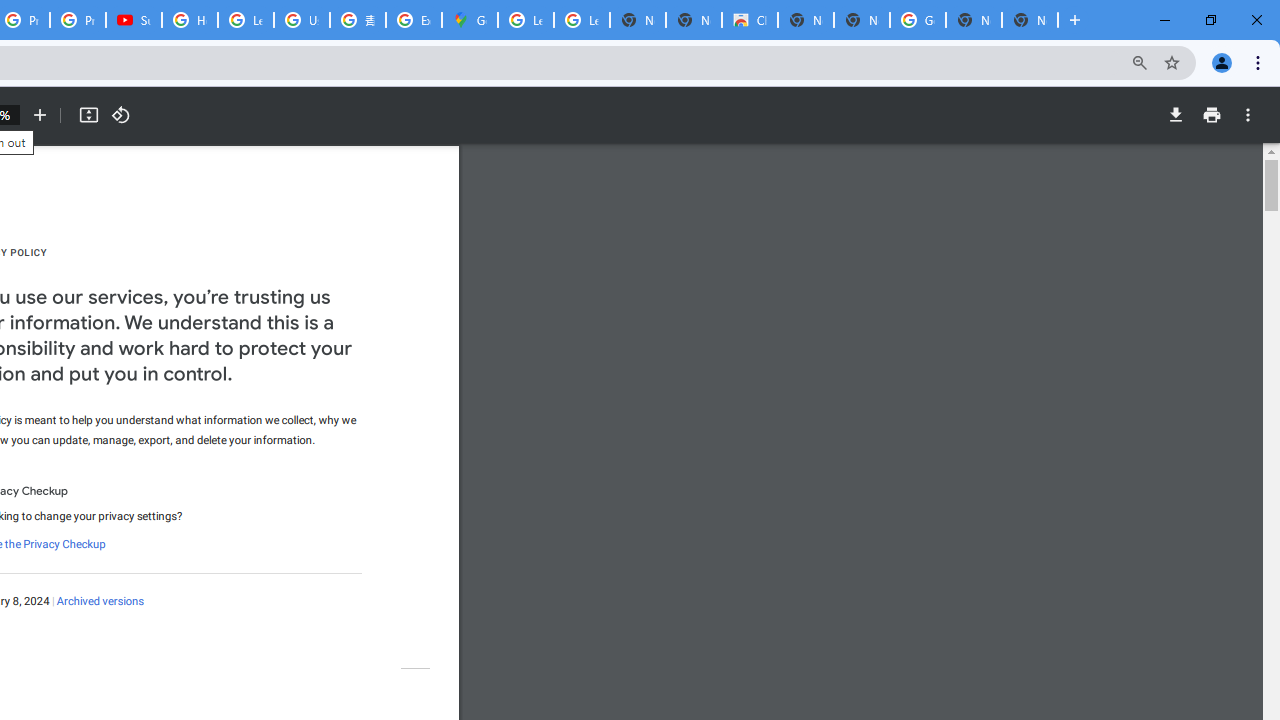  What do you see at coordinates (468, 20) in the screenshot?
I see `'Google Maps'` at bounding box center [468, 20].